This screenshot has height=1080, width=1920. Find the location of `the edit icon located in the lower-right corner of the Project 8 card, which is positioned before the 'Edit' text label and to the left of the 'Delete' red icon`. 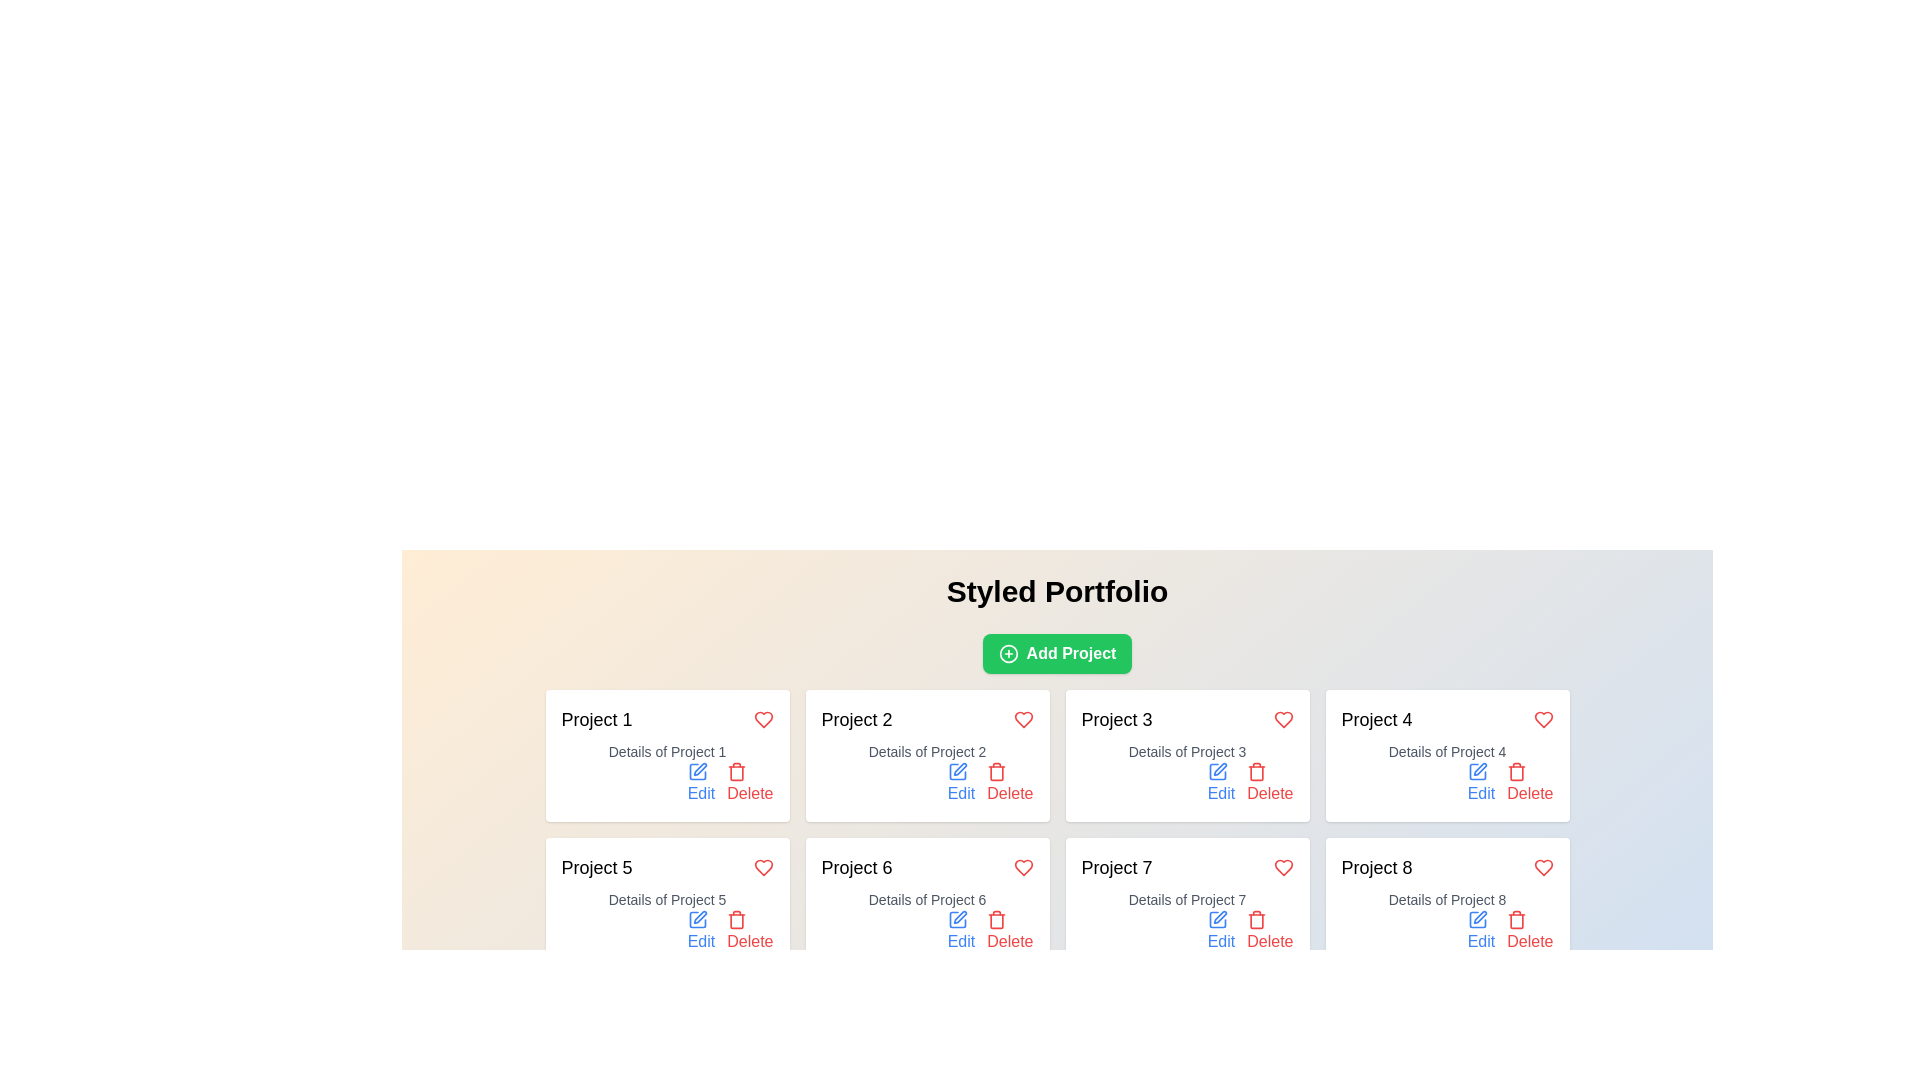

the edit icon located in the lower-right corner of the Project 8 card, which is positioned before the 'Edit' text label and to the left of the 'Delete' red icon is located at coordinates (1477, 920).